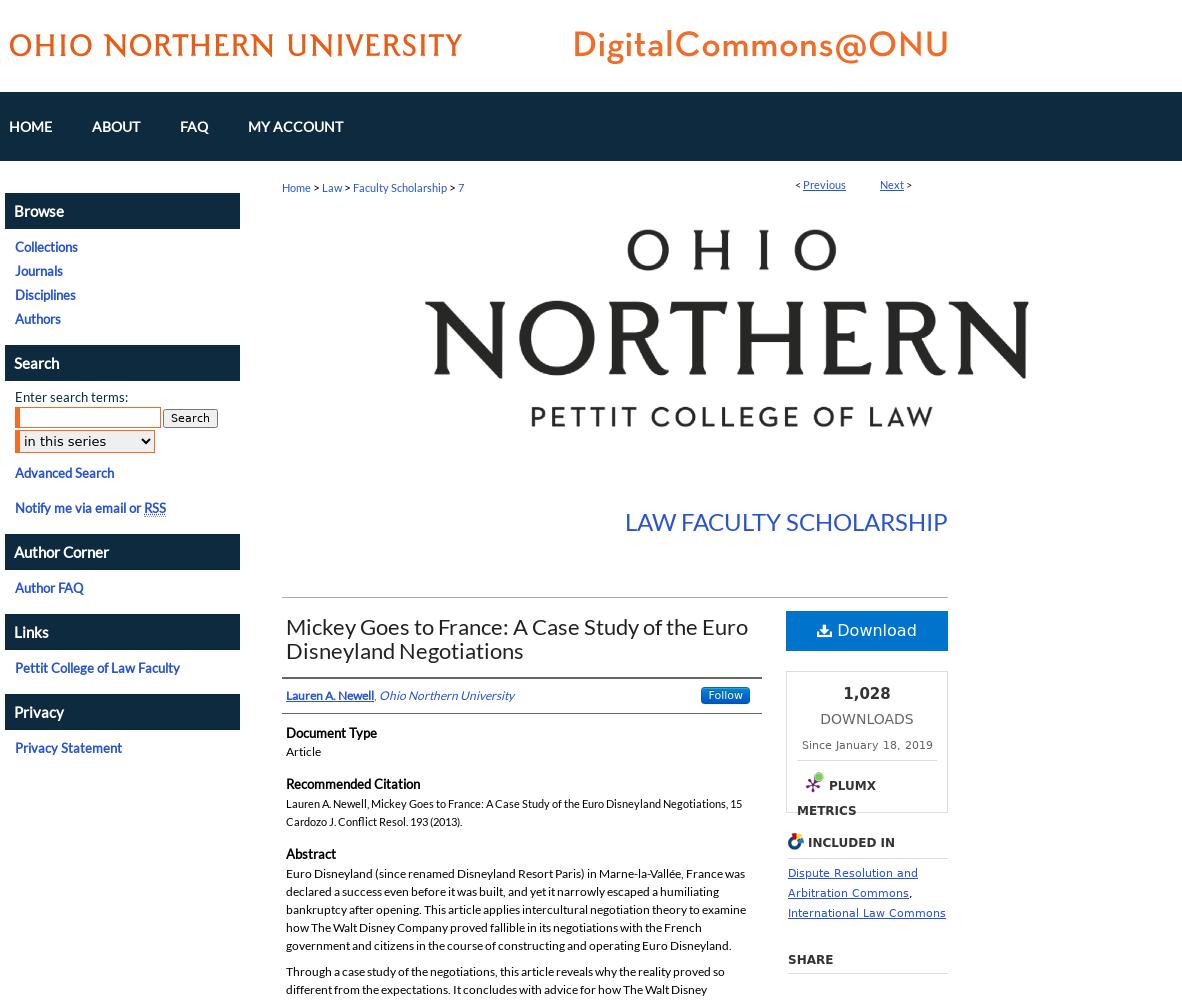 The width and height of the screenshot is (1182, 1000). What do you see at coordinates (38, 271) in the screenshot?
I see `'Journals'` at bounding box center [38, 271].